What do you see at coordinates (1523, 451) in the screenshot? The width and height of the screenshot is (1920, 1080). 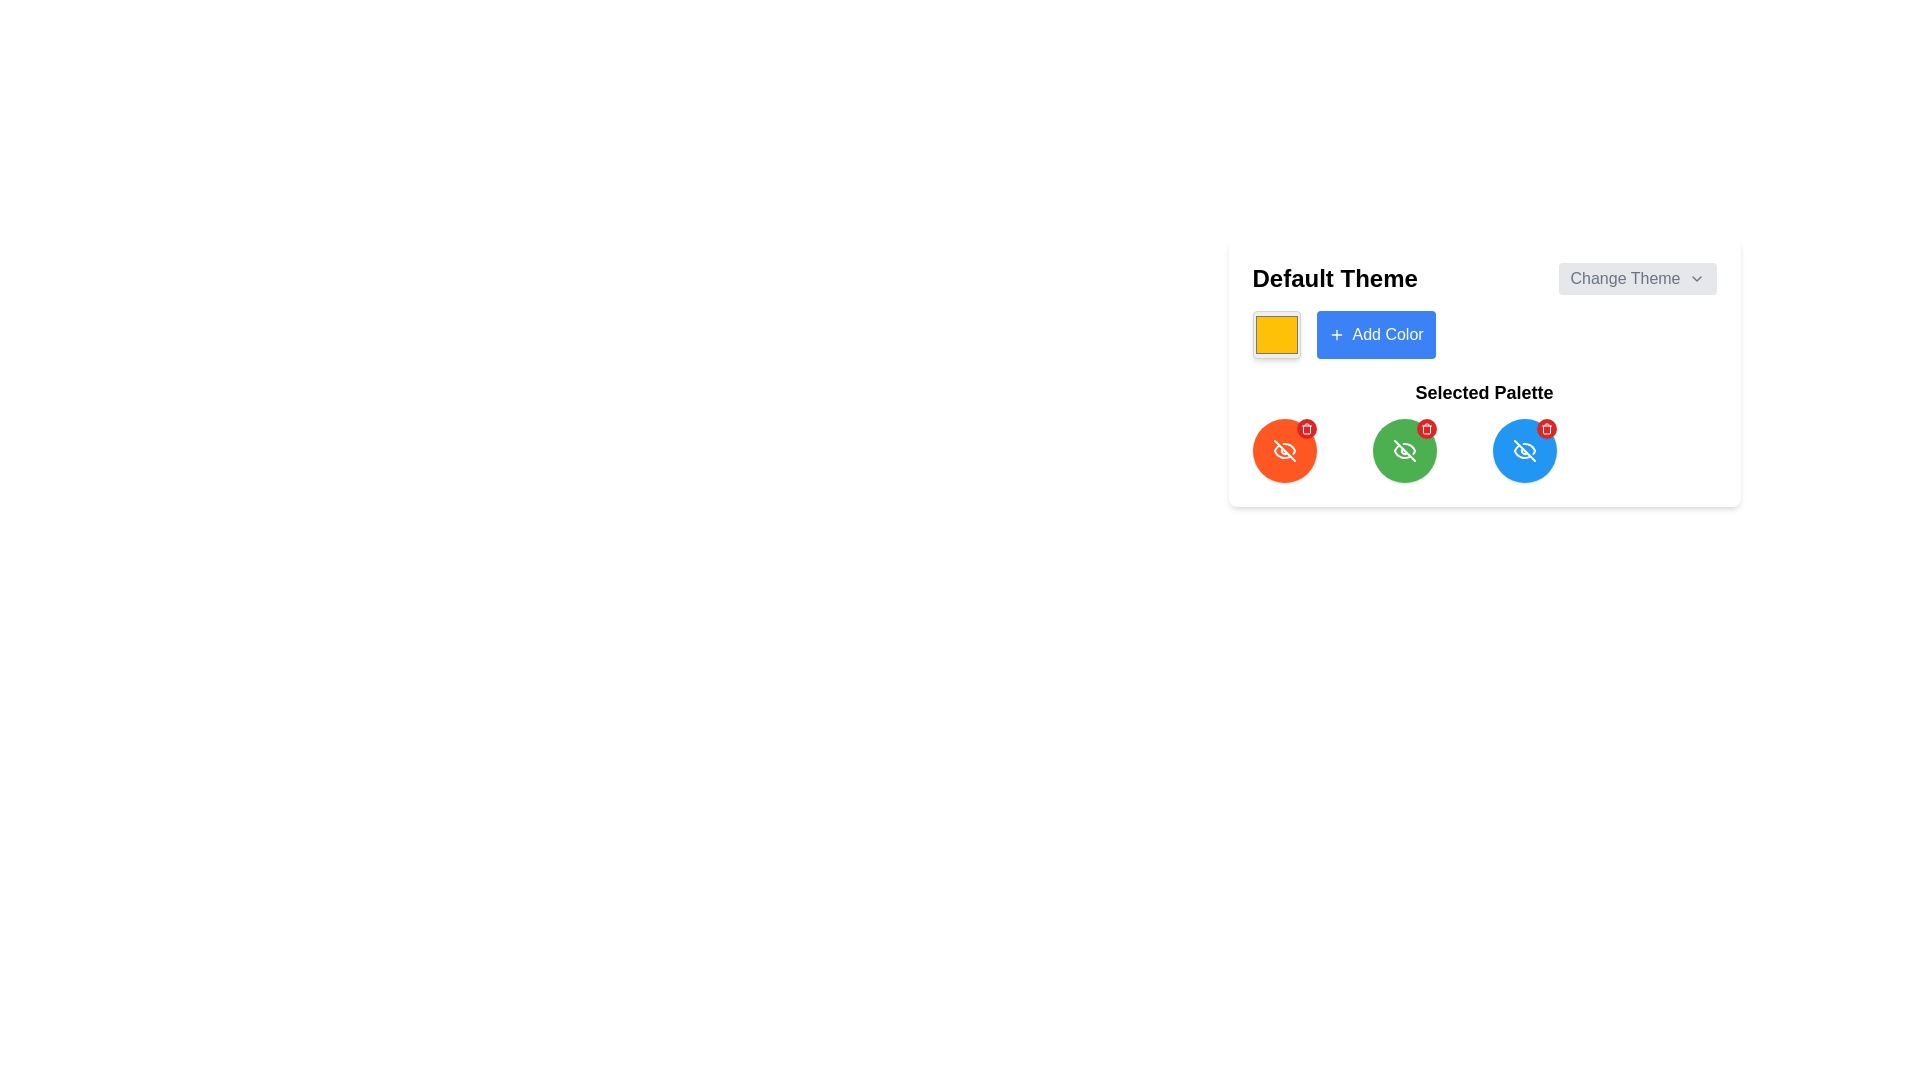 I see `the circular button with a blue background featuring an eye crossed out icon and a red trash bin icon` at bounding box center [1523, 451].